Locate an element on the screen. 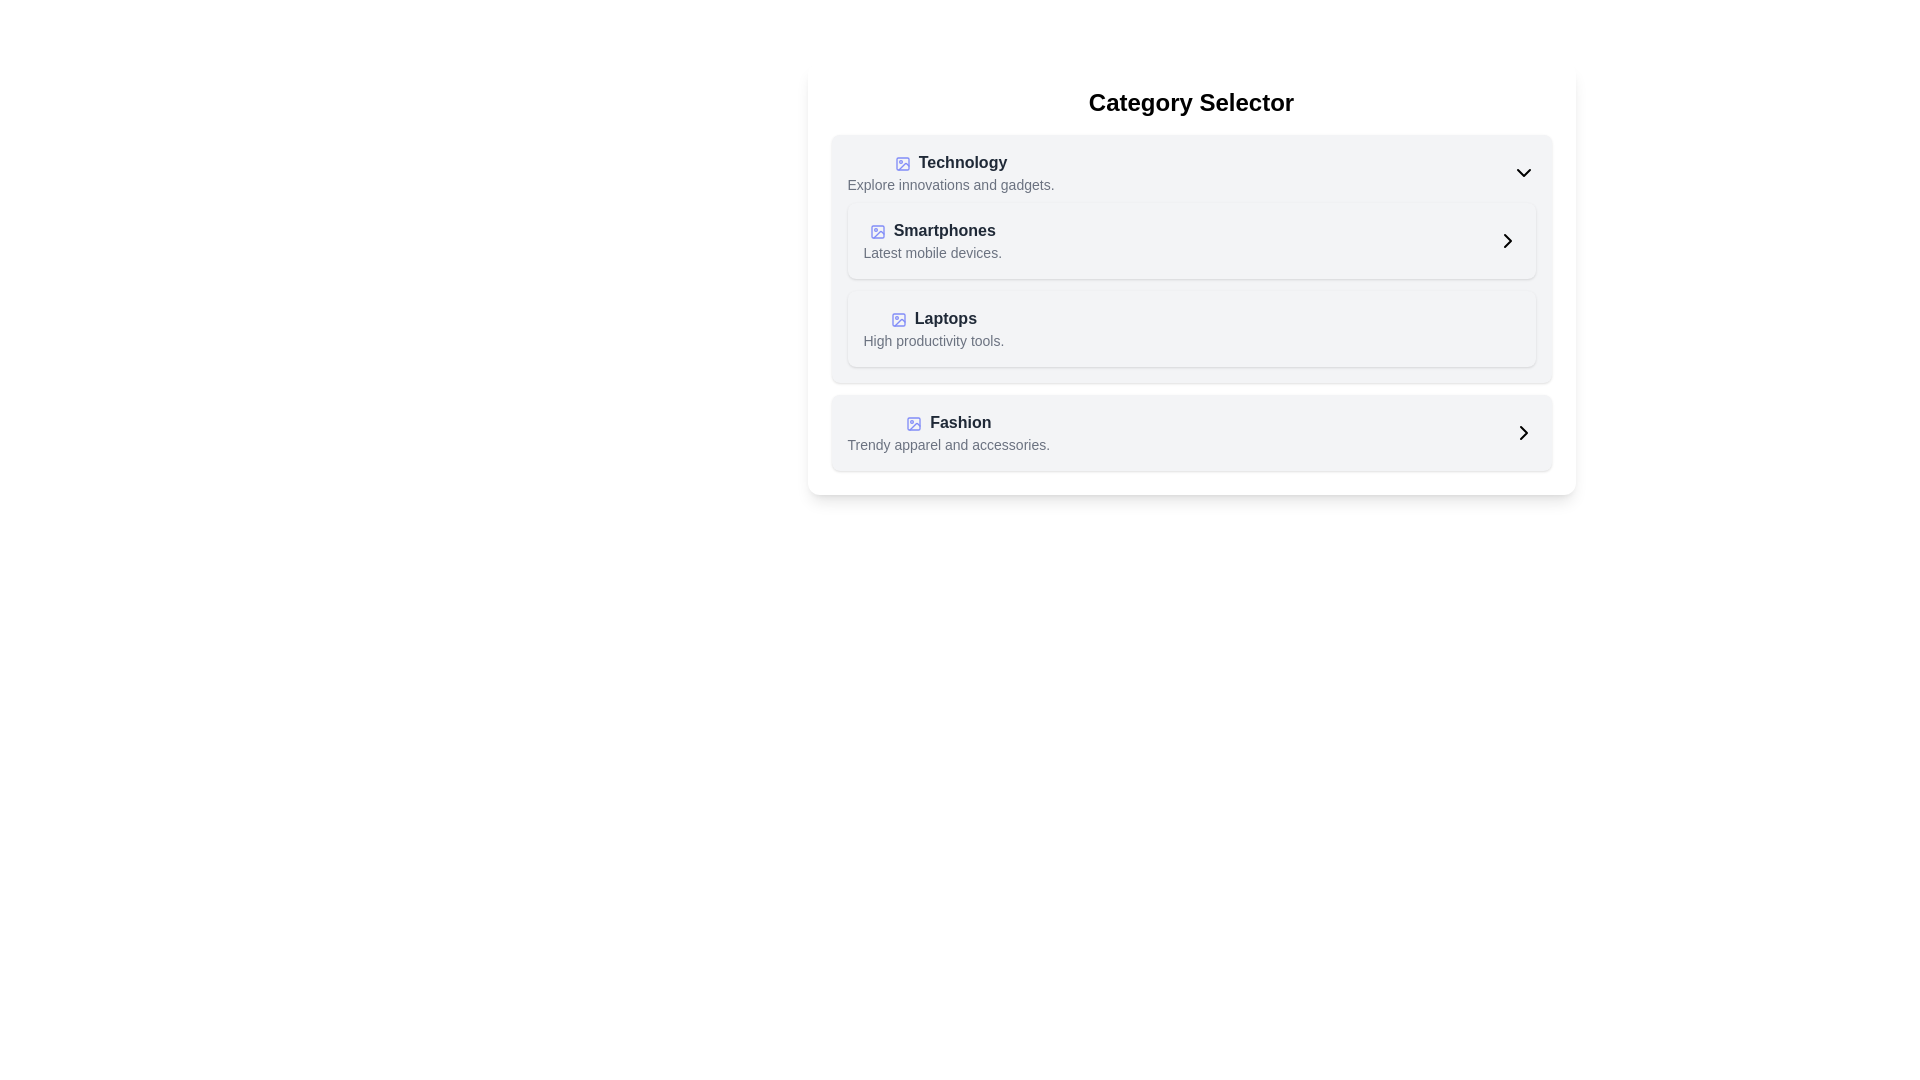  the 'Fashion' category selection item, which features a bold 'Fashion' title and a brief description is located at coordinates (947, 431).